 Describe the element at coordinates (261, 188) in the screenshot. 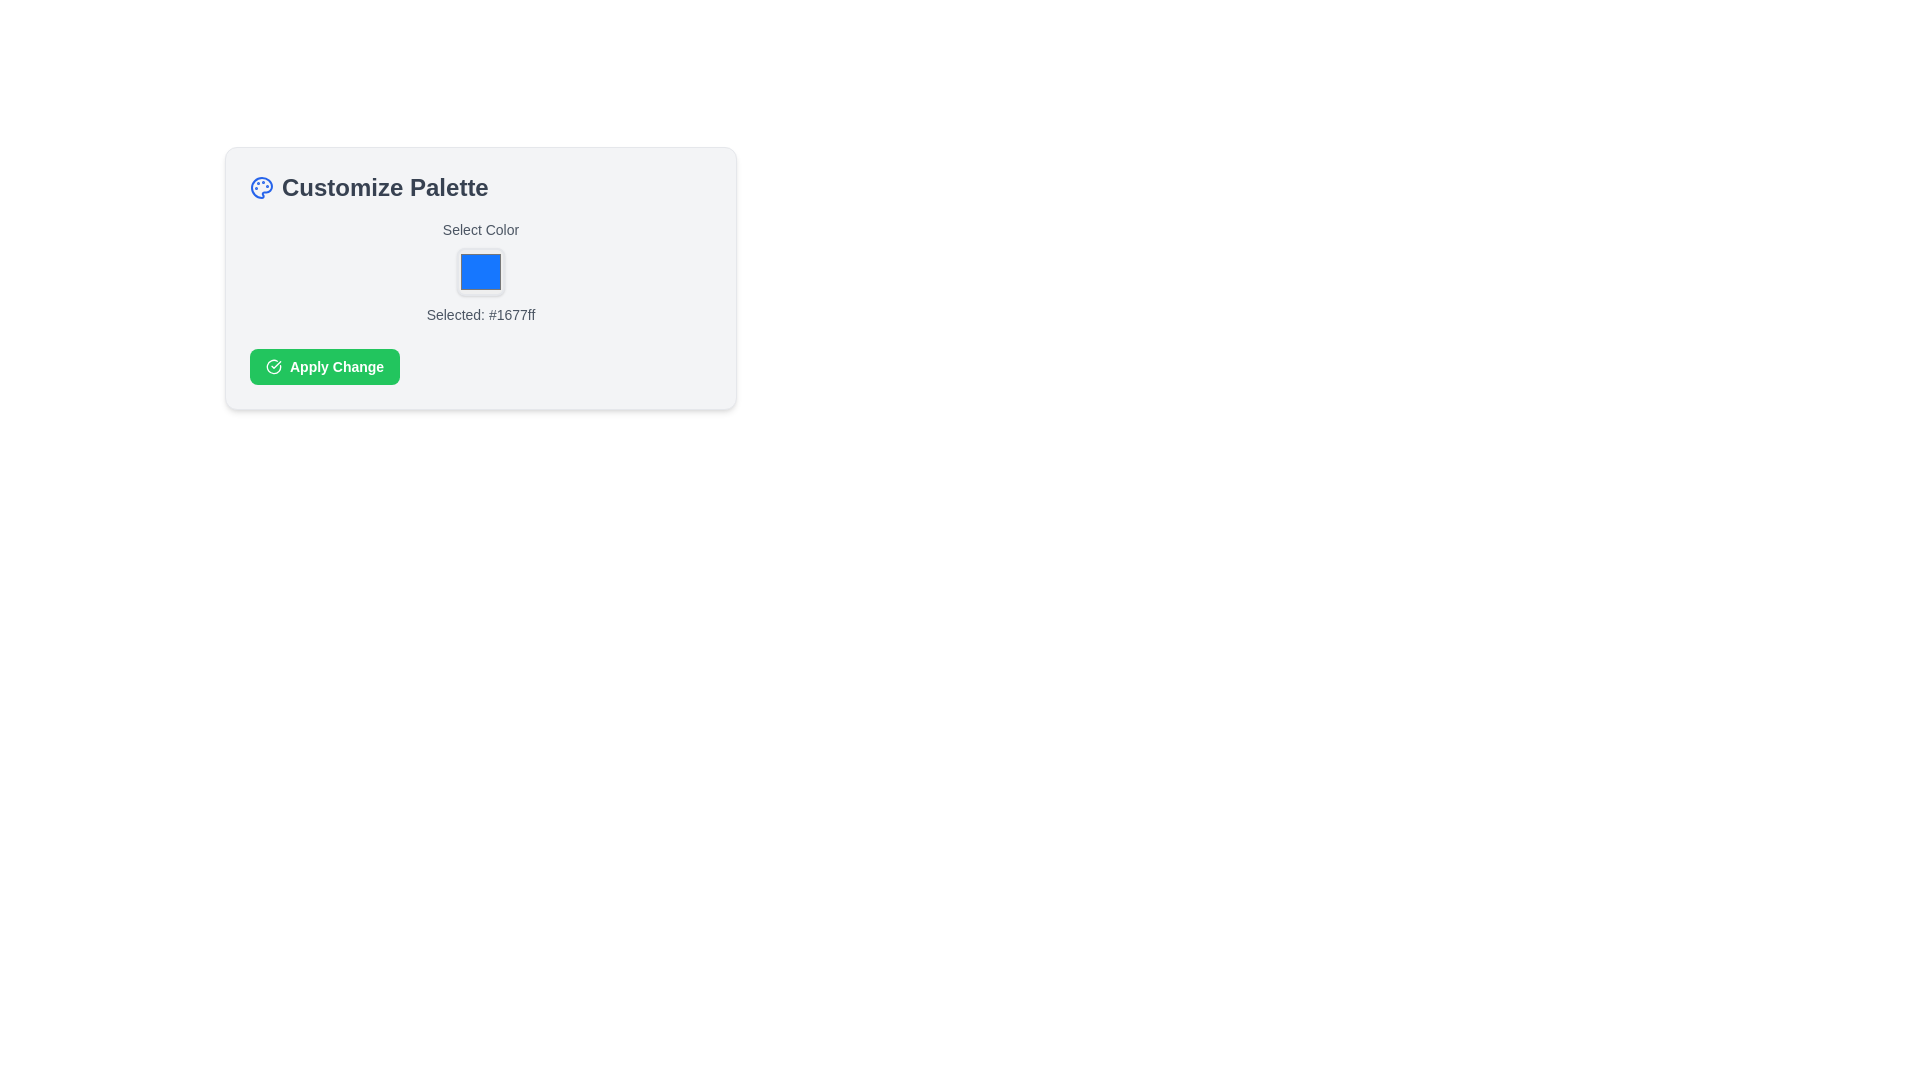

I see `the decorative icon representing the customization of color palettes, located to the left of the 'Customize Palette' heading` at that location.